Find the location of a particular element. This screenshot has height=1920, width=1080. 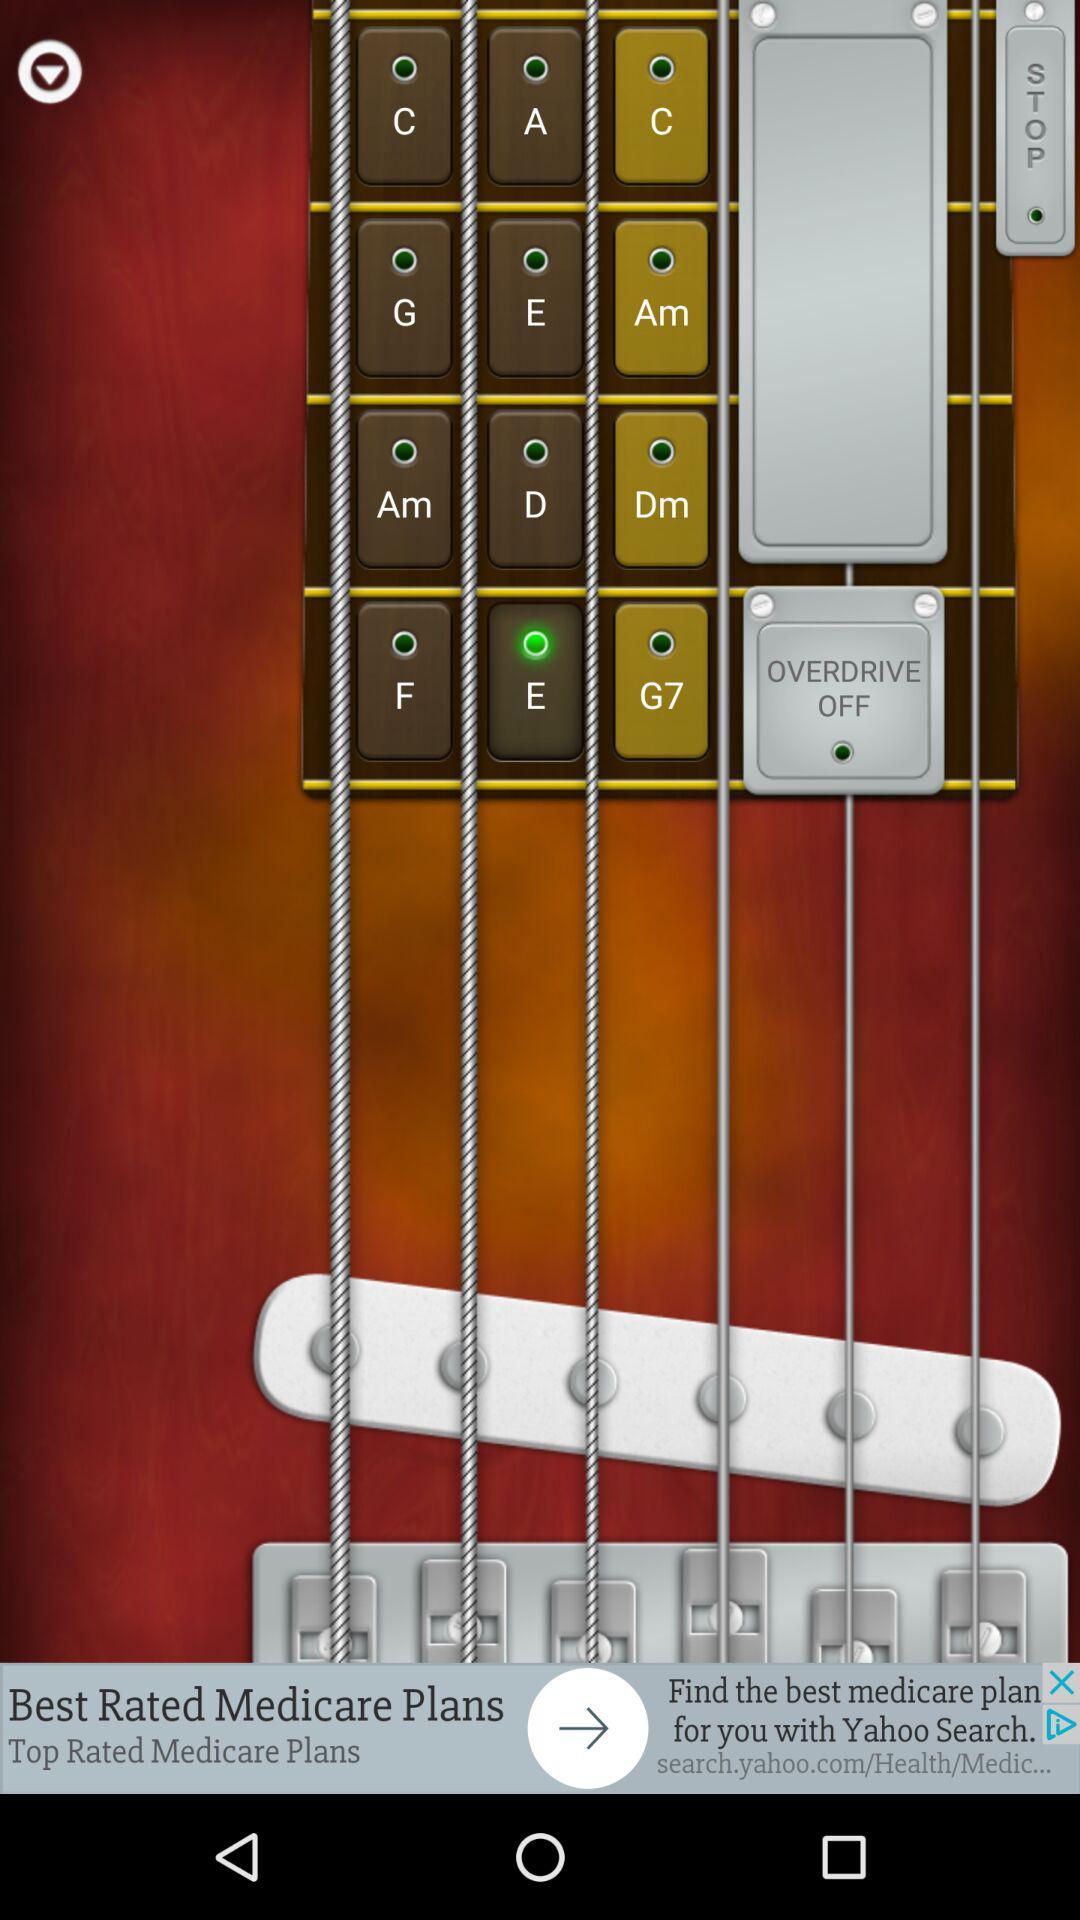

next is located at coordinates (540, 1727).